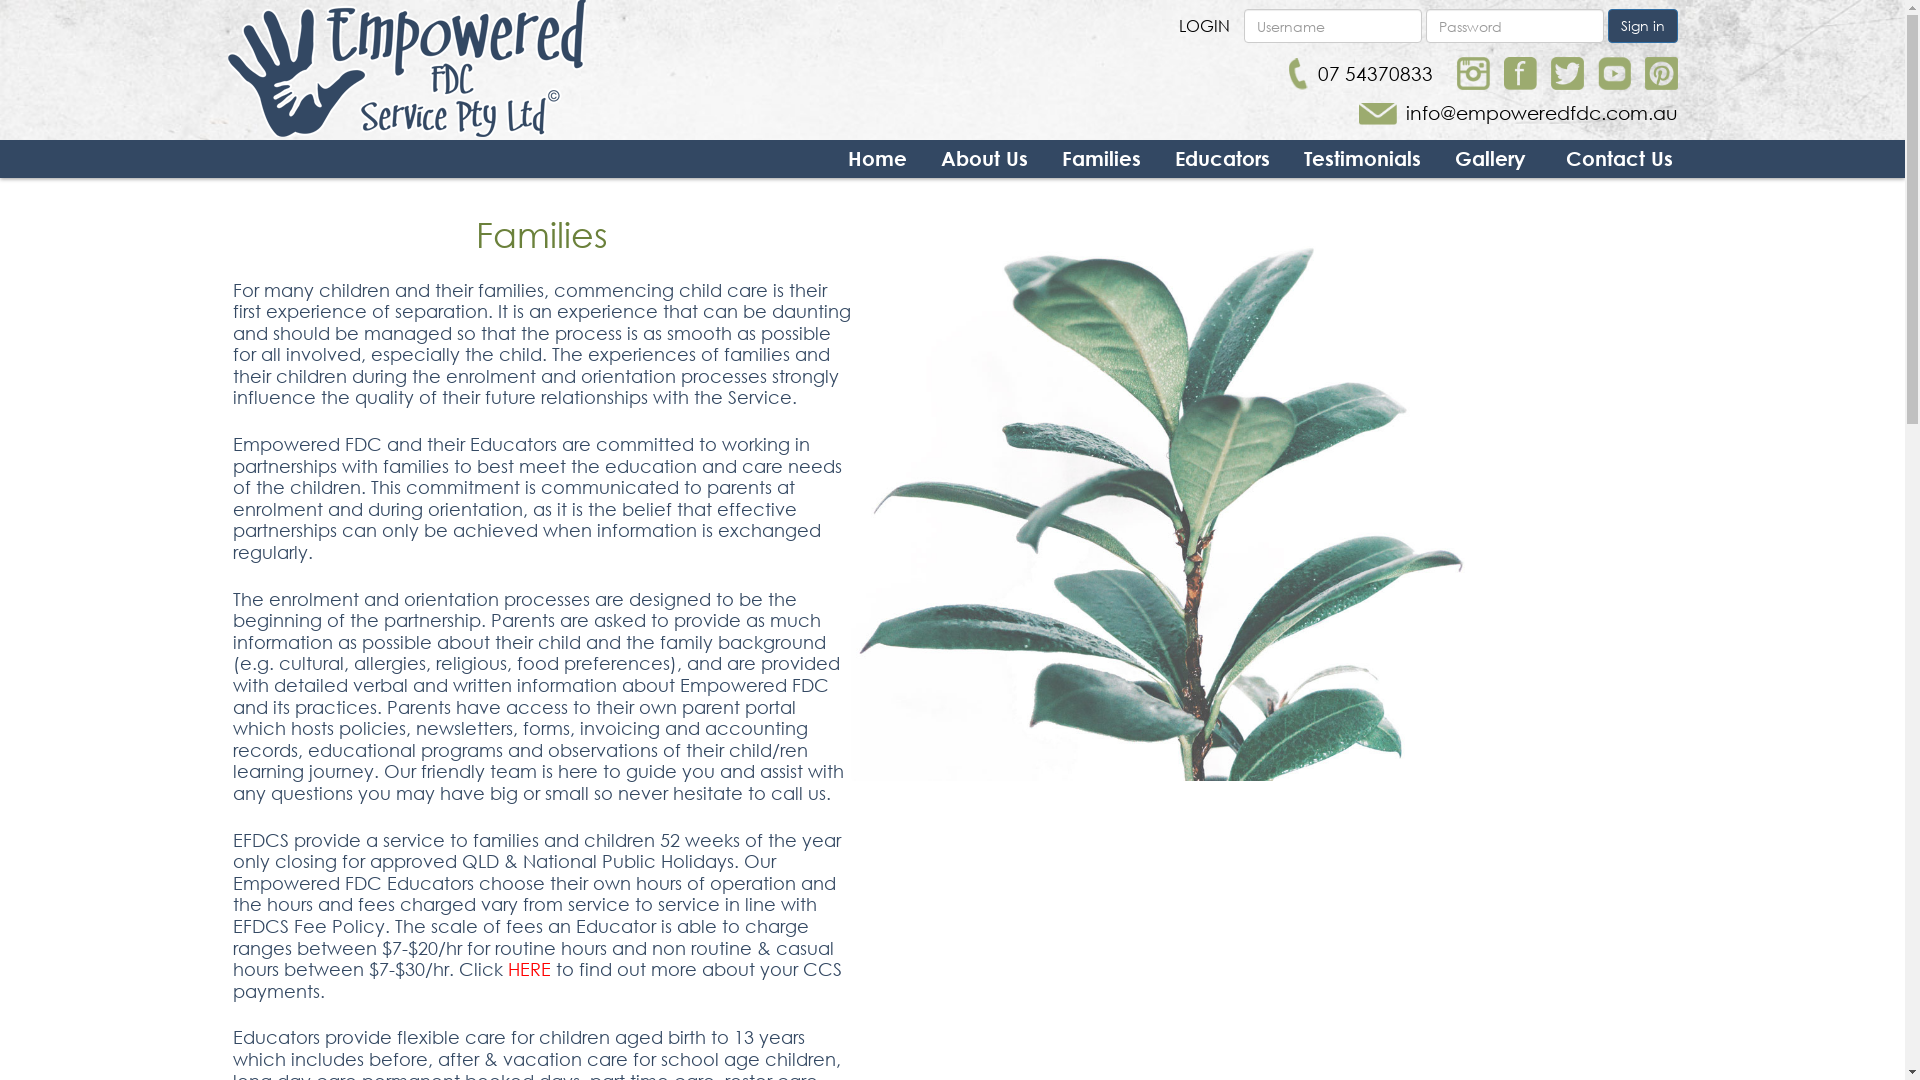 This screenshot has height=1080, width=1920. I want to click on 'Contact Us', so click(1619, 157).